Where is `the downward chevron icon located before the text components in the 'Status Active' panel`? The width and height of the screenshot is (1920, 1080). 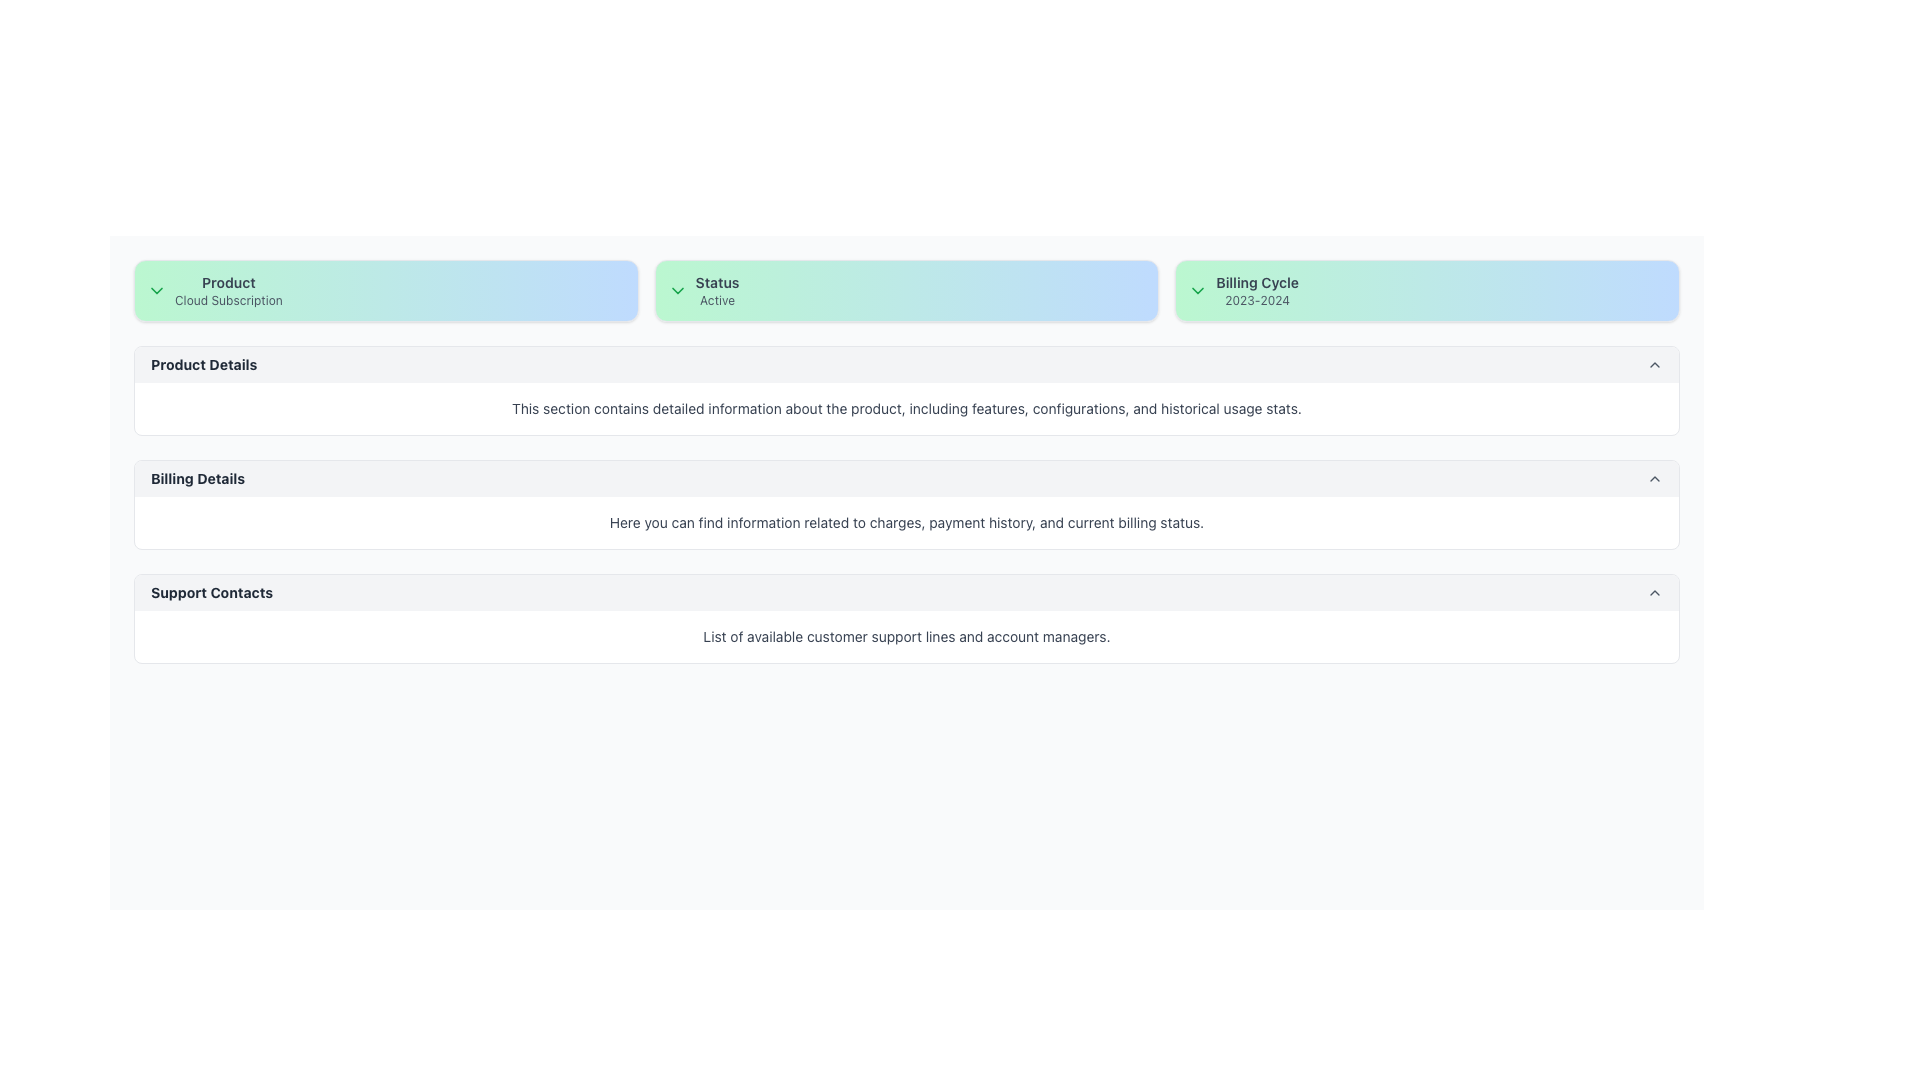
the downward chevron icon located before the text components in the 'Status Active' panel is located at coordinates (677, 290).